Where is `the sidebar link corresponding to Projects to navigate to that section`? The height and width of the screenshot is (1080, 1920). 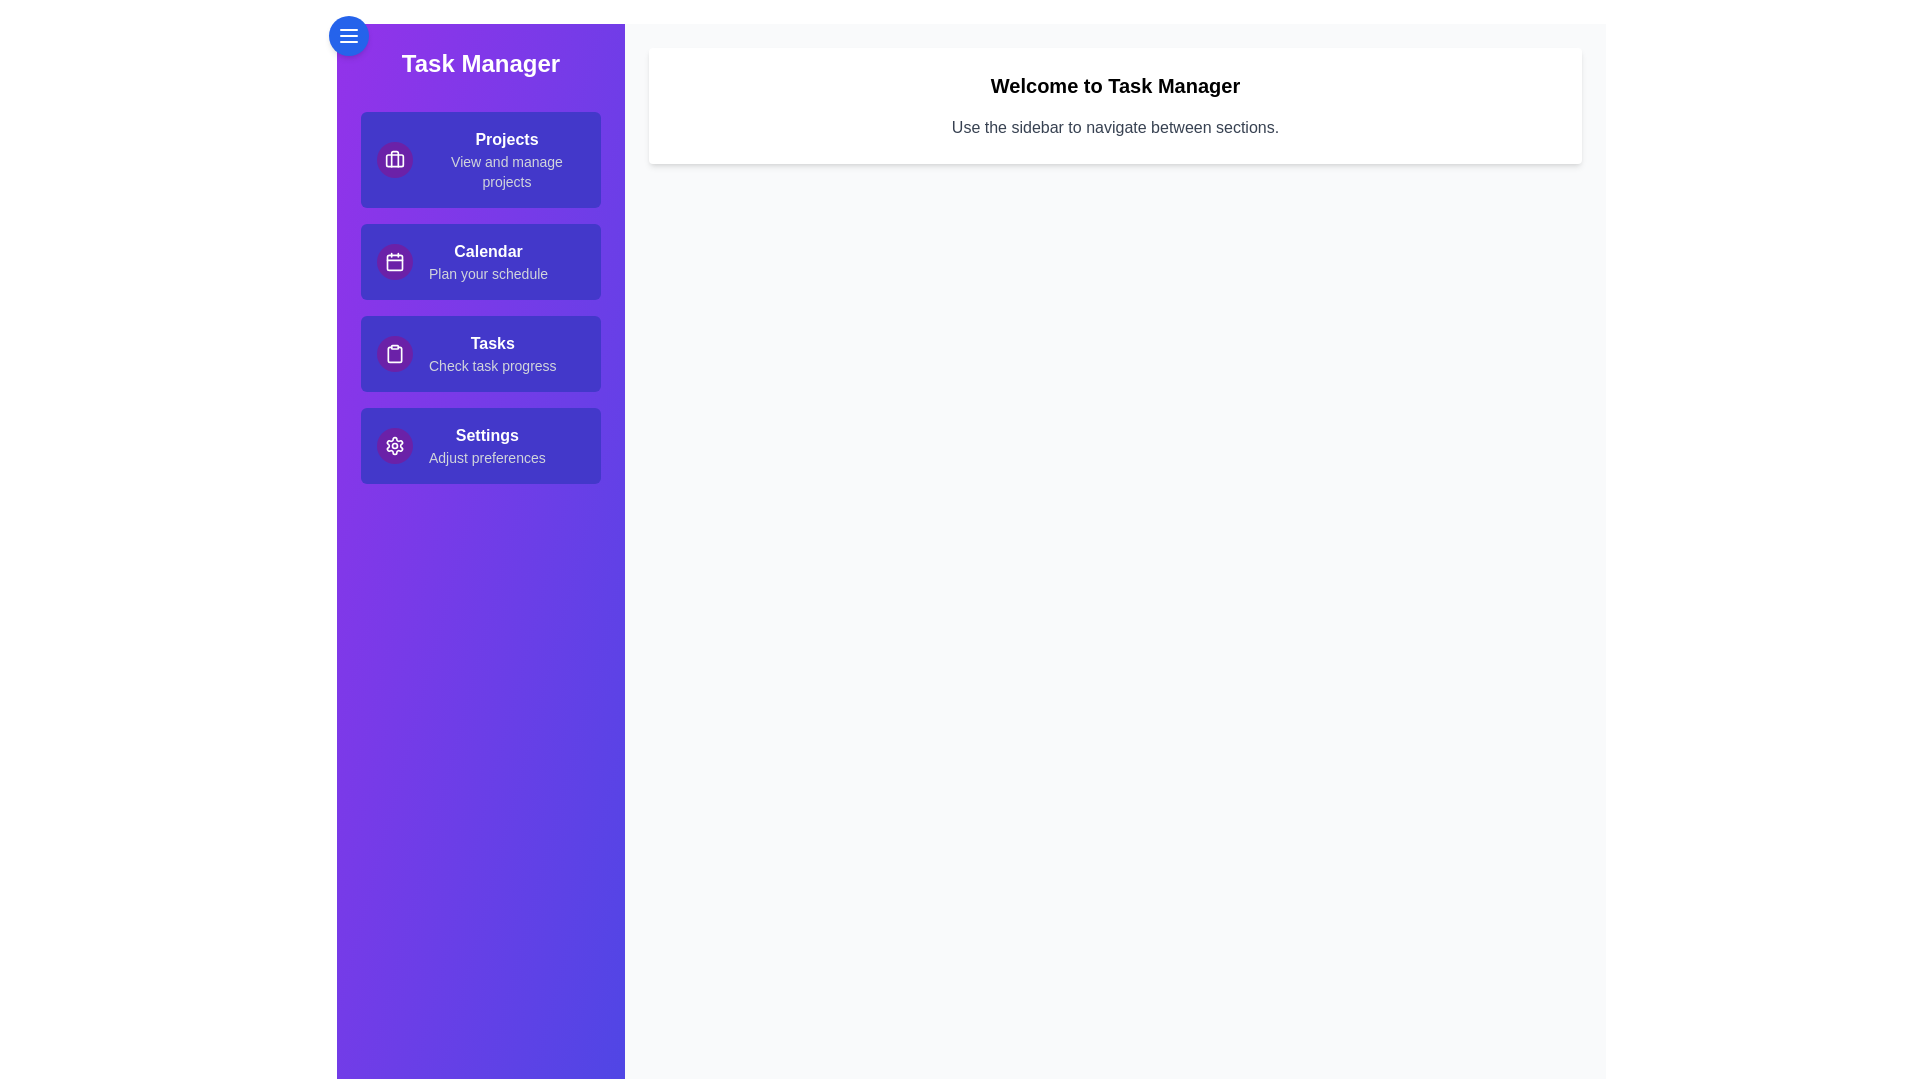 the sidebar link corresponding to Projects to navigate to that section is located at coordinates (480, 158).